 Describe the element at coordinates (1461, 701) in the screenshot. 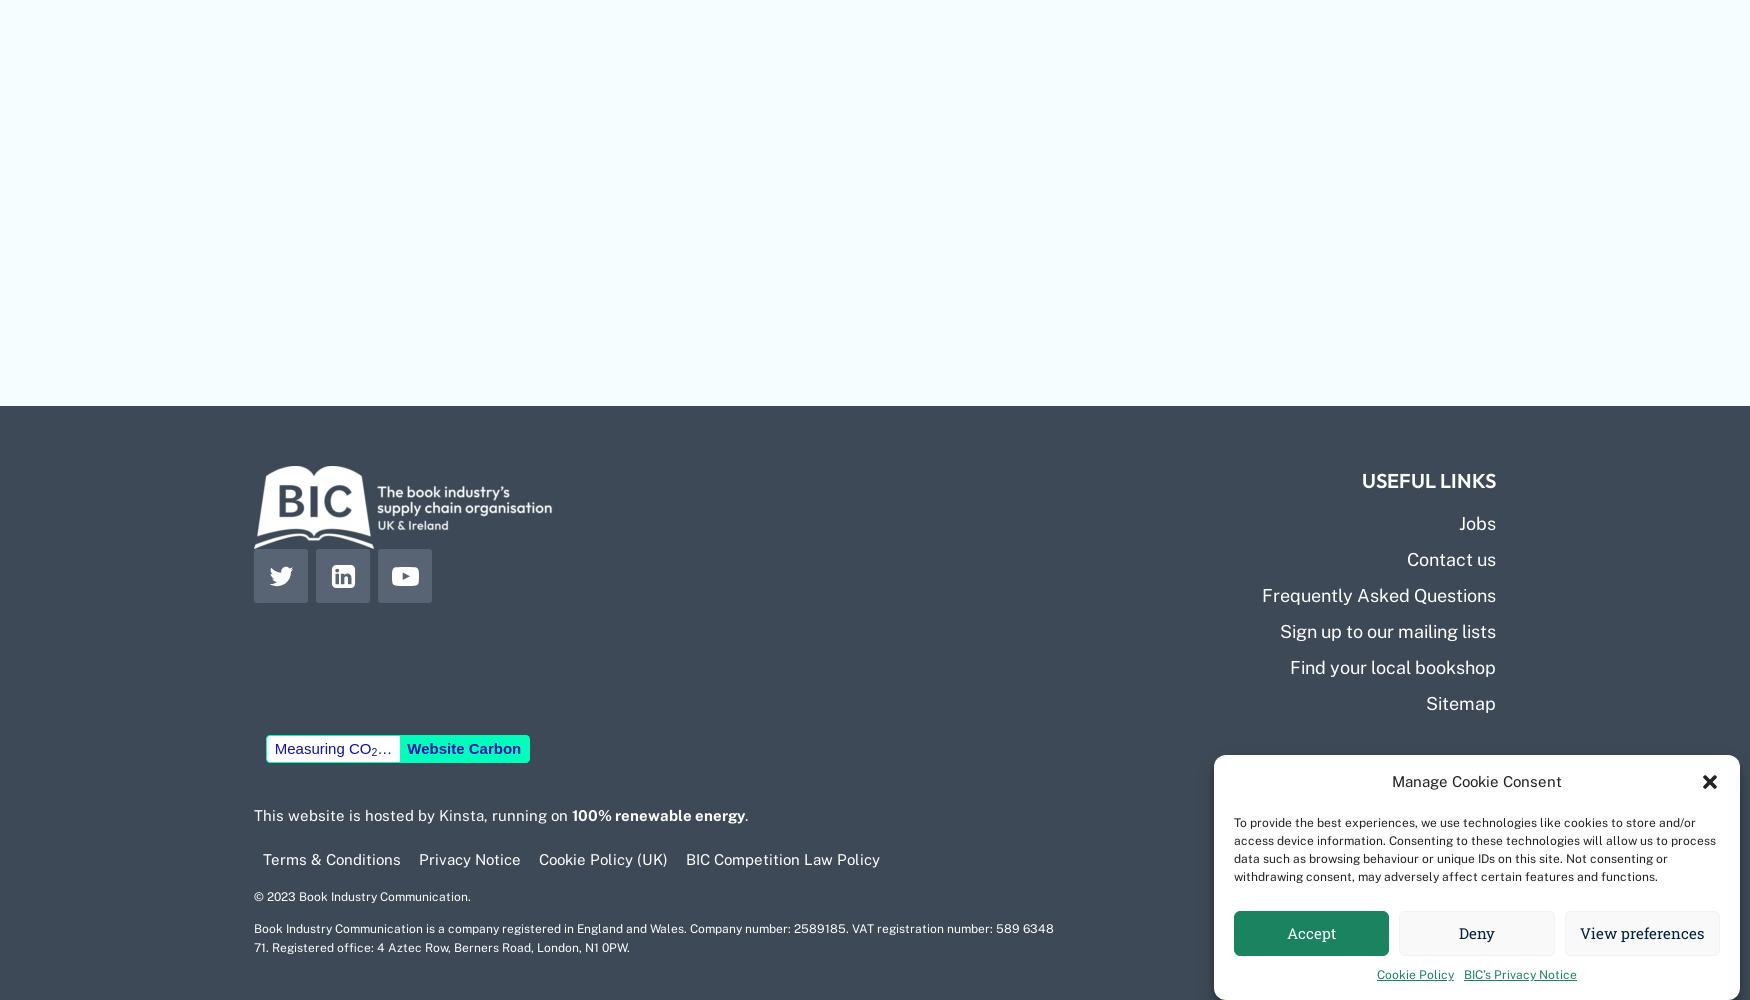

I see `'Sitemap'` at that location.